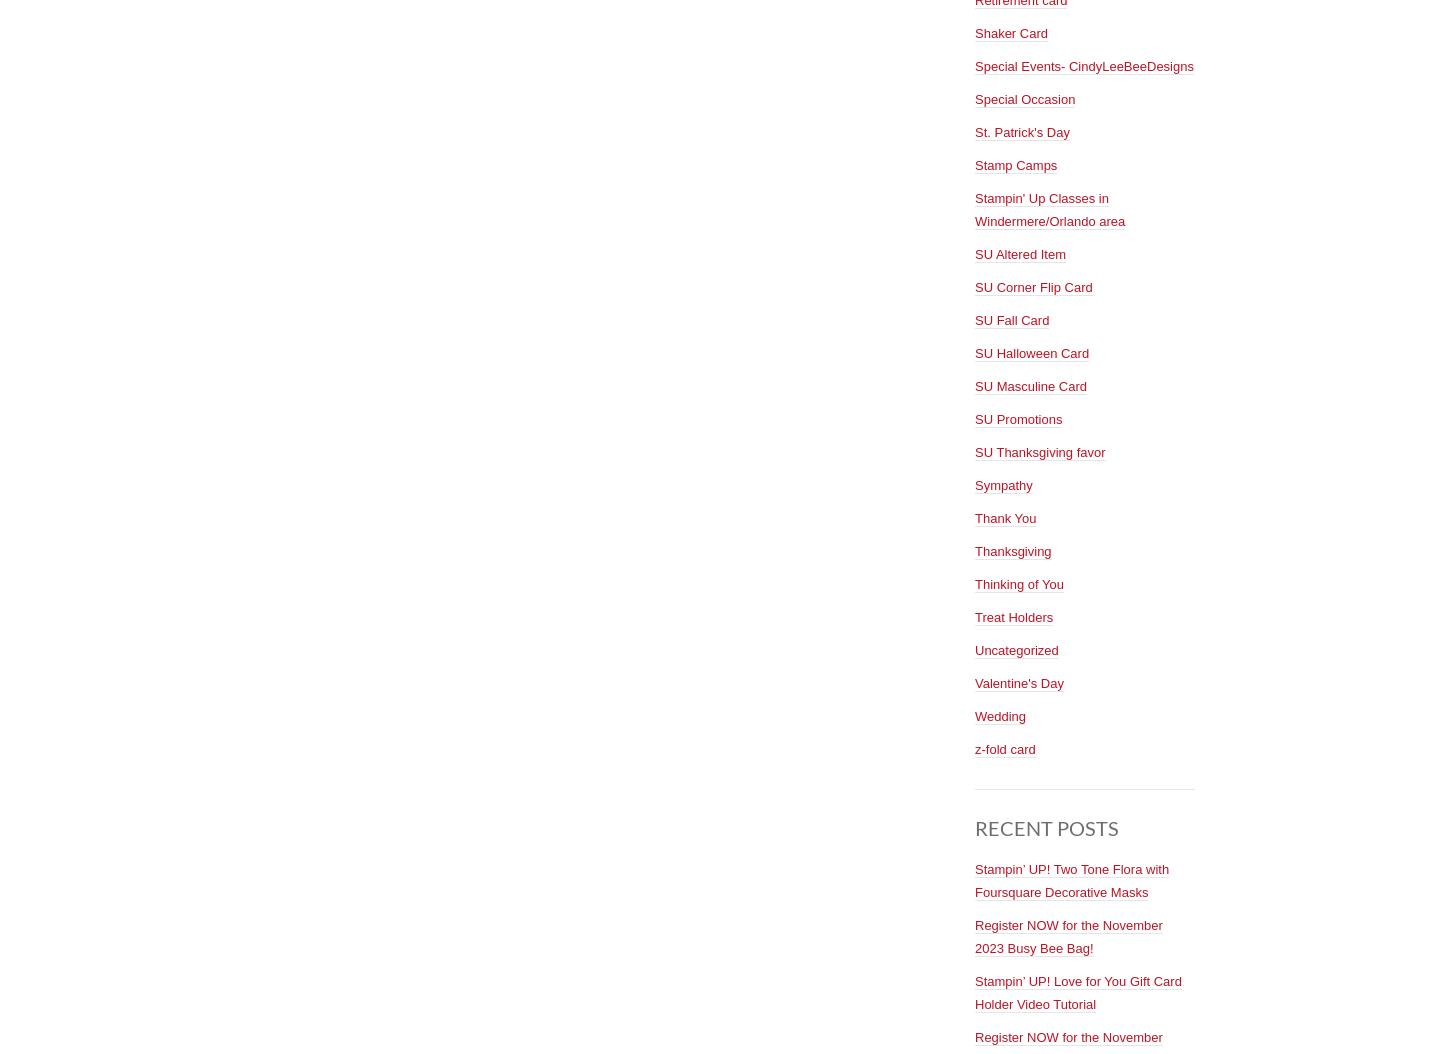 This screenshot has width=1450, height=1054. I want to click on 'Recent Posts', so click(1047, 825).